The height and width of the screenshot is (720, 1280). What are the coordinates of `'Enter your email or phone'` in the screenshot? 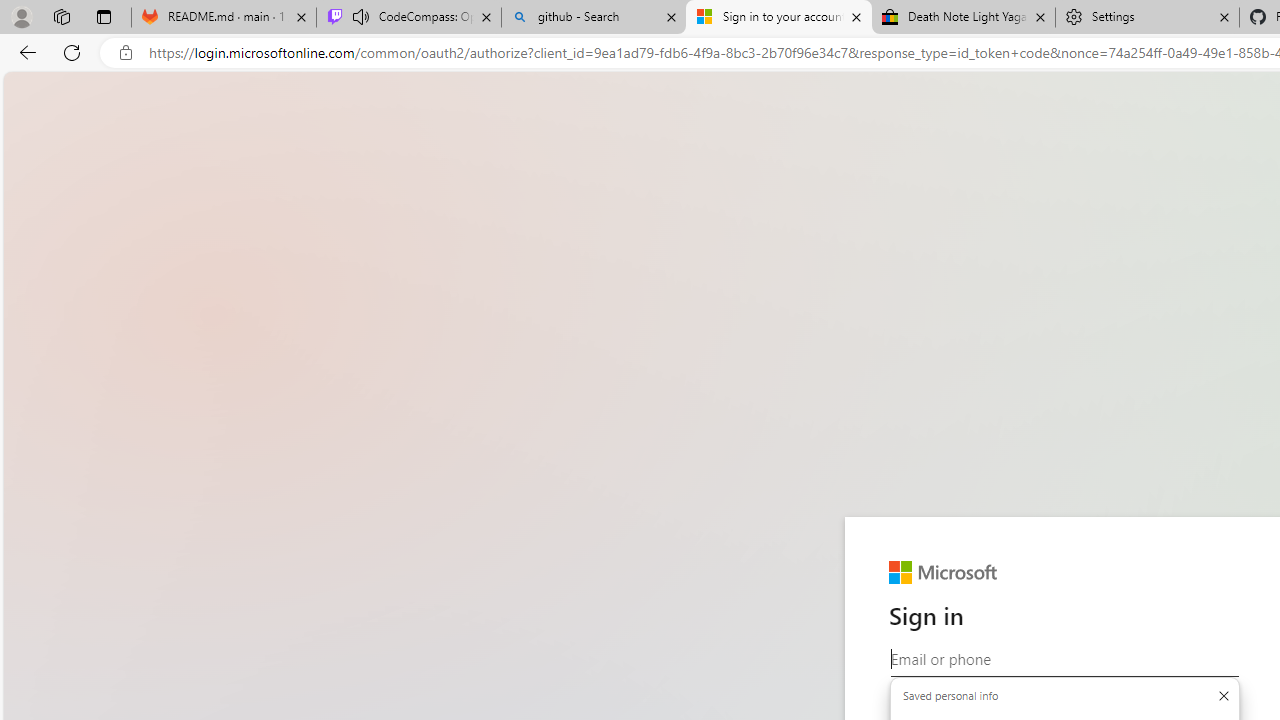 It's located at (1063, 659).